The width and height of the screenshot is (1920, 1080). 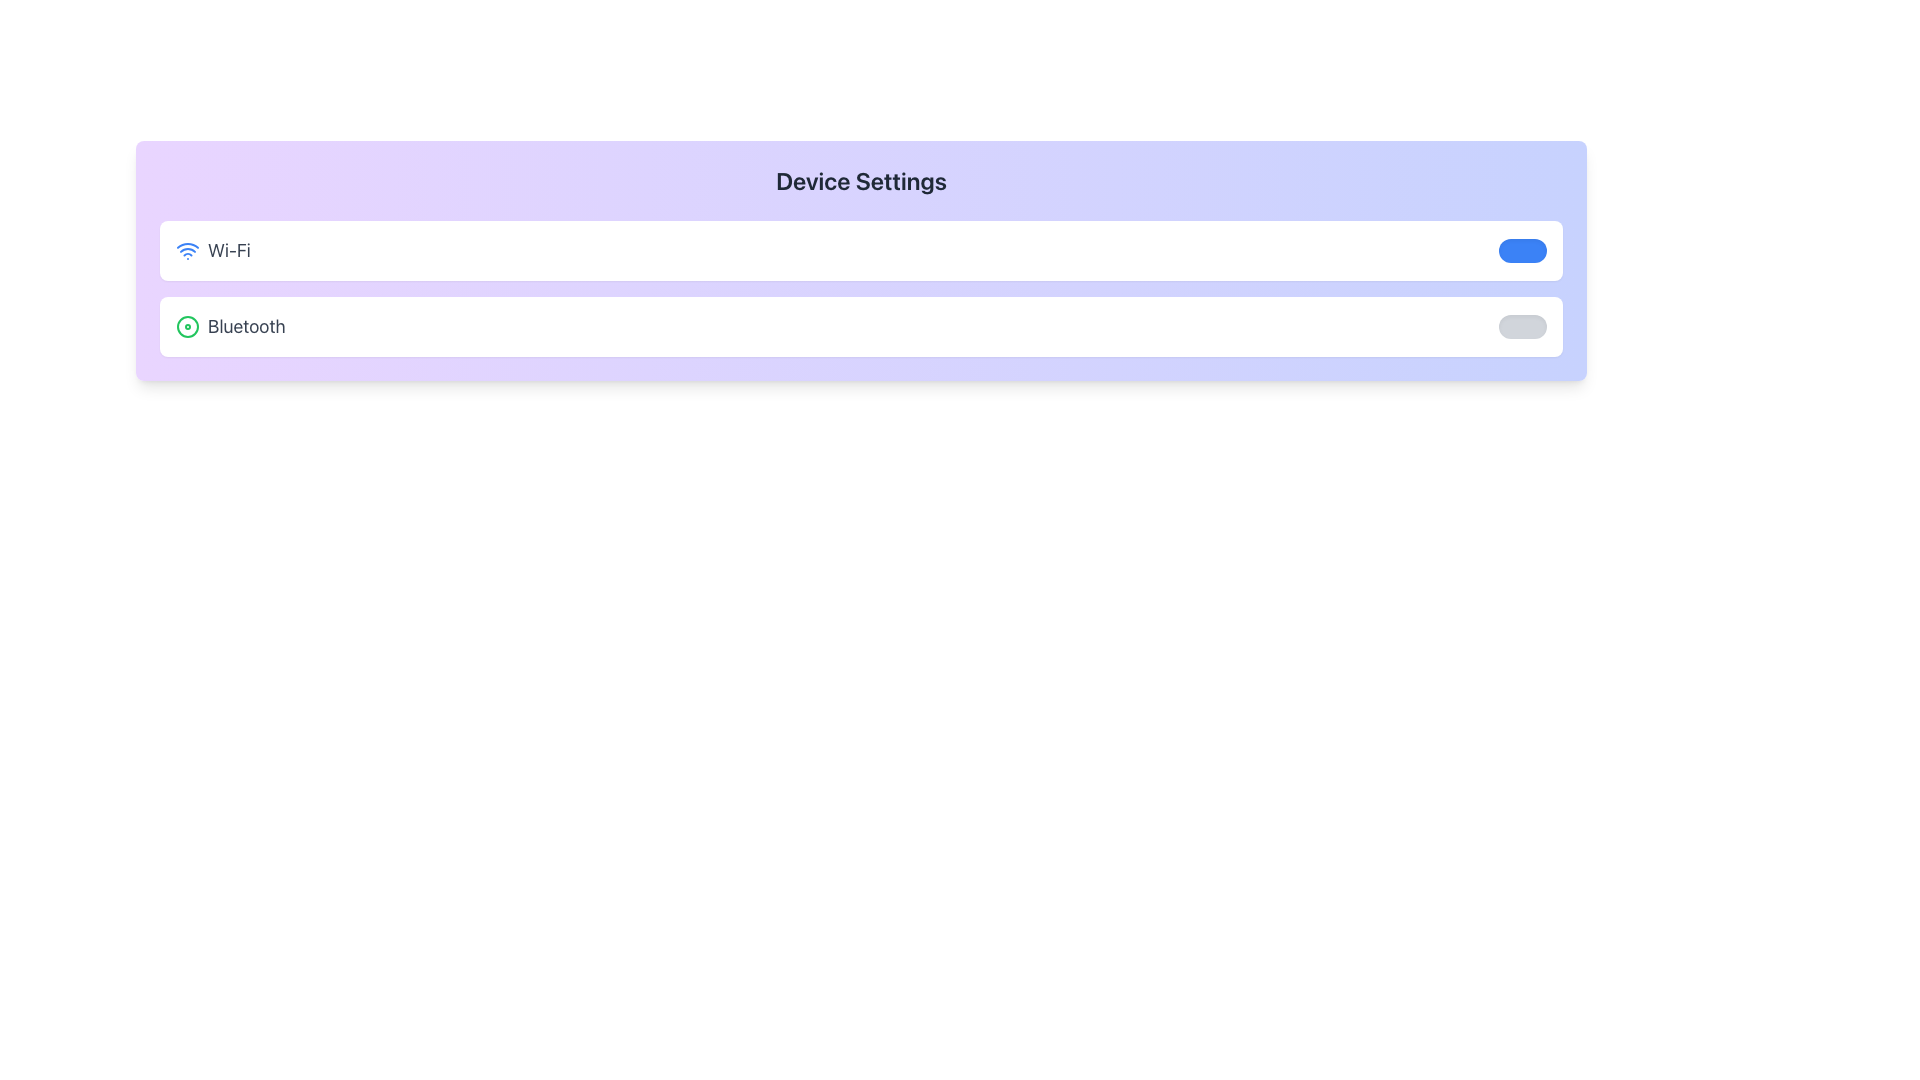 I want to click on the toggle switch with a blue background and rounded edges located at the far-right end of the Wi-Fi settings row, so click(x=1521, y=249).